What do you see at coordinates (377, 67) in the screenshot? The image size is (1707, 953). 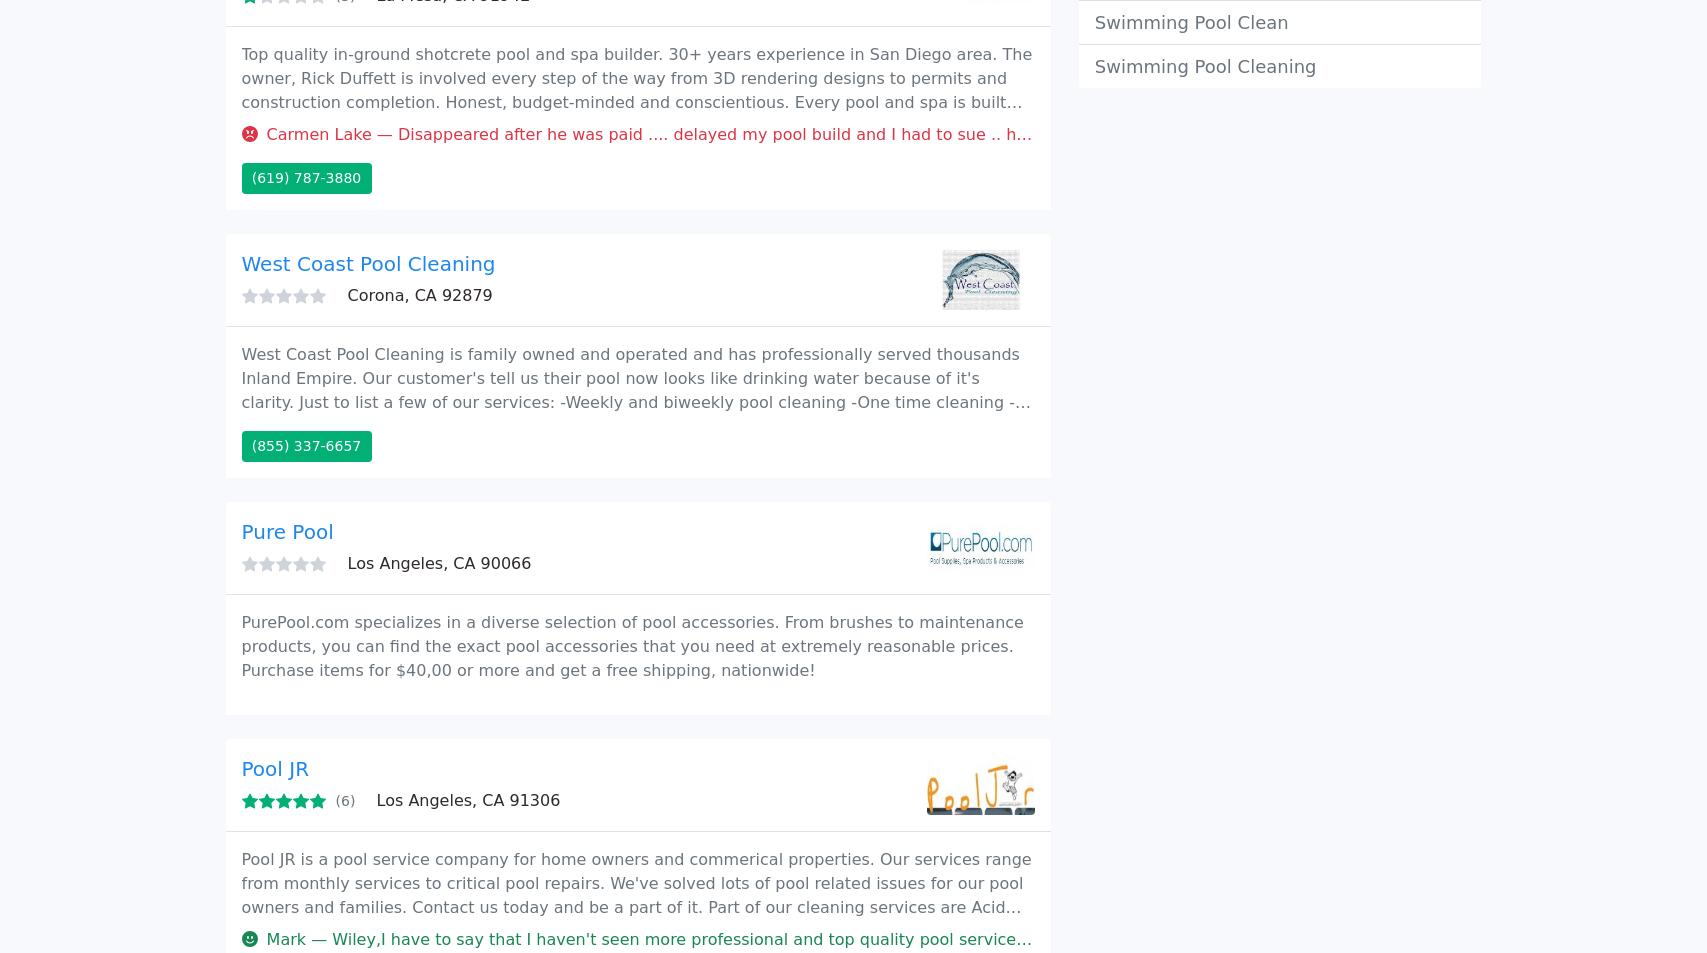 I see `'Company'` at bounding box center [377, 67].